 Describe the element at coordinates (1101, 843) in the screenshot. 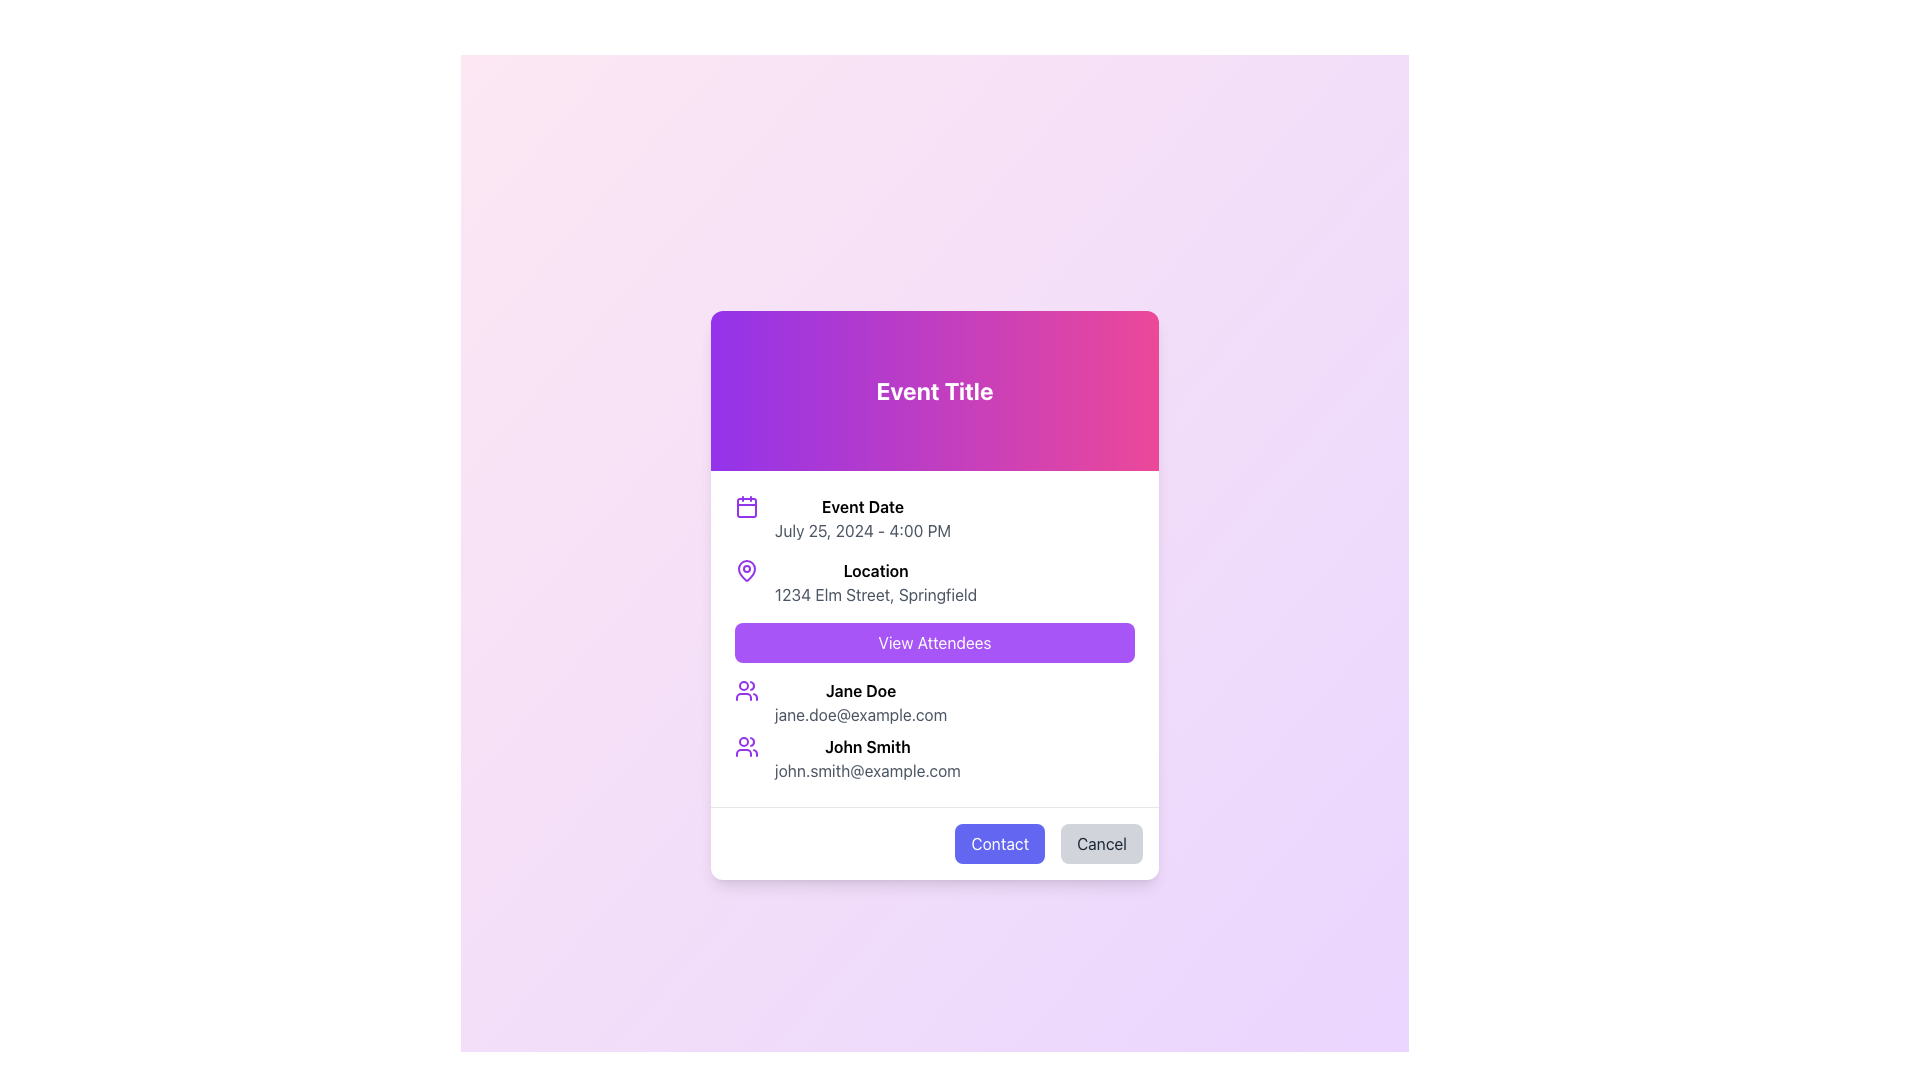

I see `the 'Cancel' button` at that location.